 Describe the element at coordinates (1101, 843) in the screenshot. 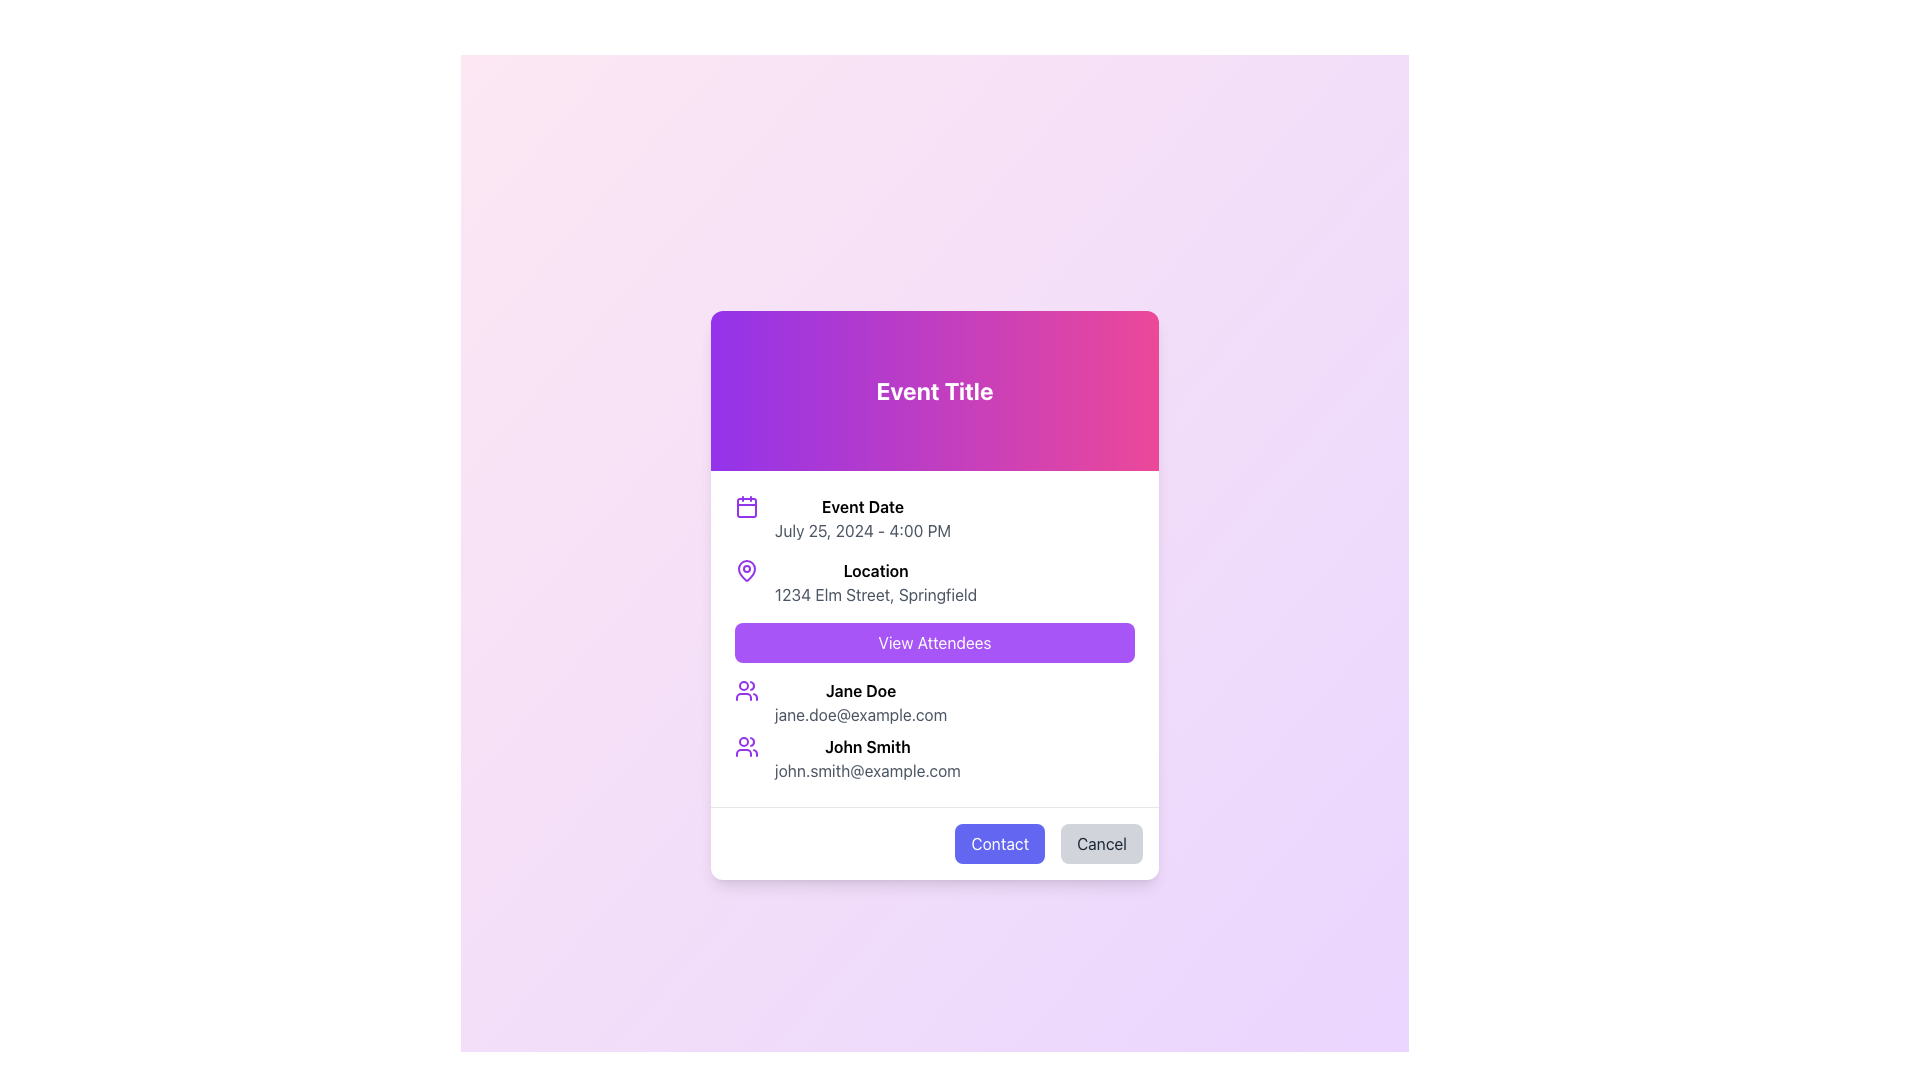

I see `the 'Cancel' button` at that location.